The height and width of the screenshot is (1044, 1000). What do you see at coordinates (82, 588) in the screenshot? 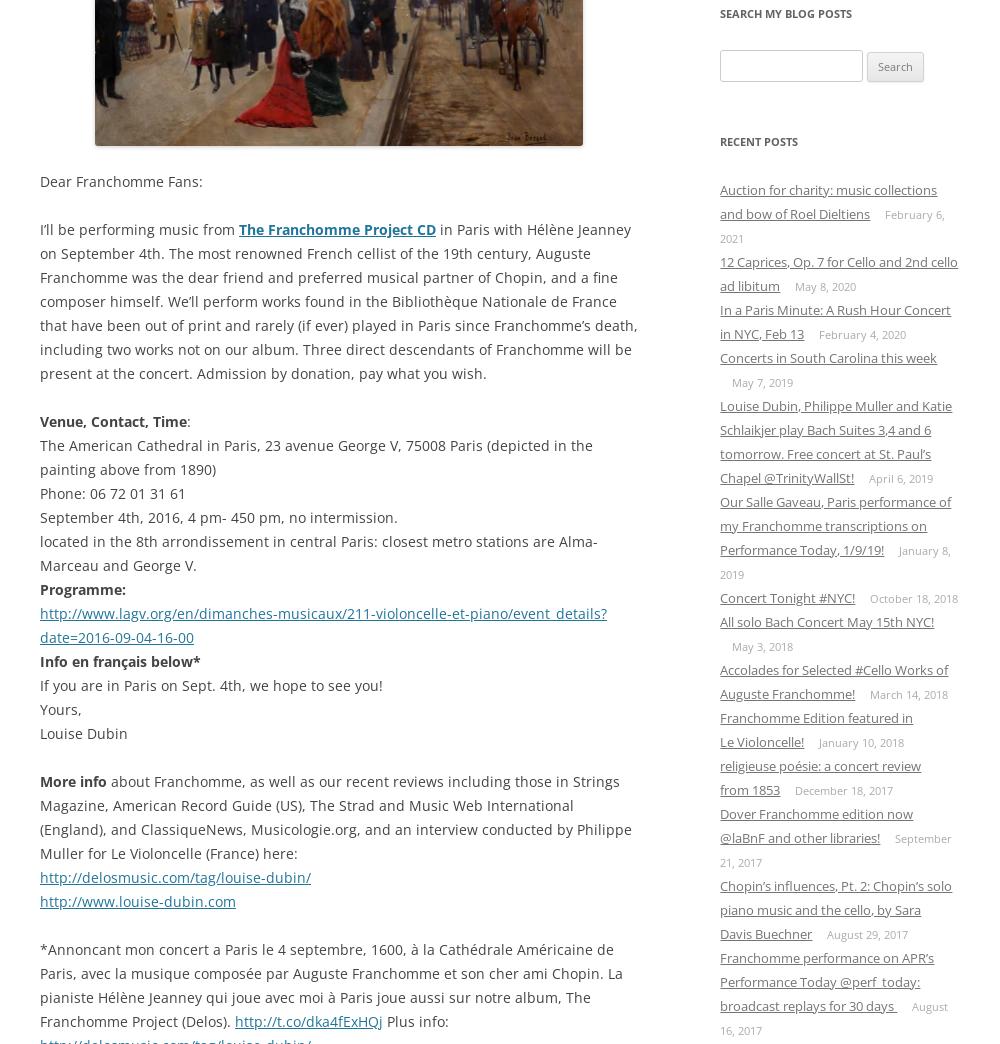
I see `'Programme:'` at bounding box center [82, 588].